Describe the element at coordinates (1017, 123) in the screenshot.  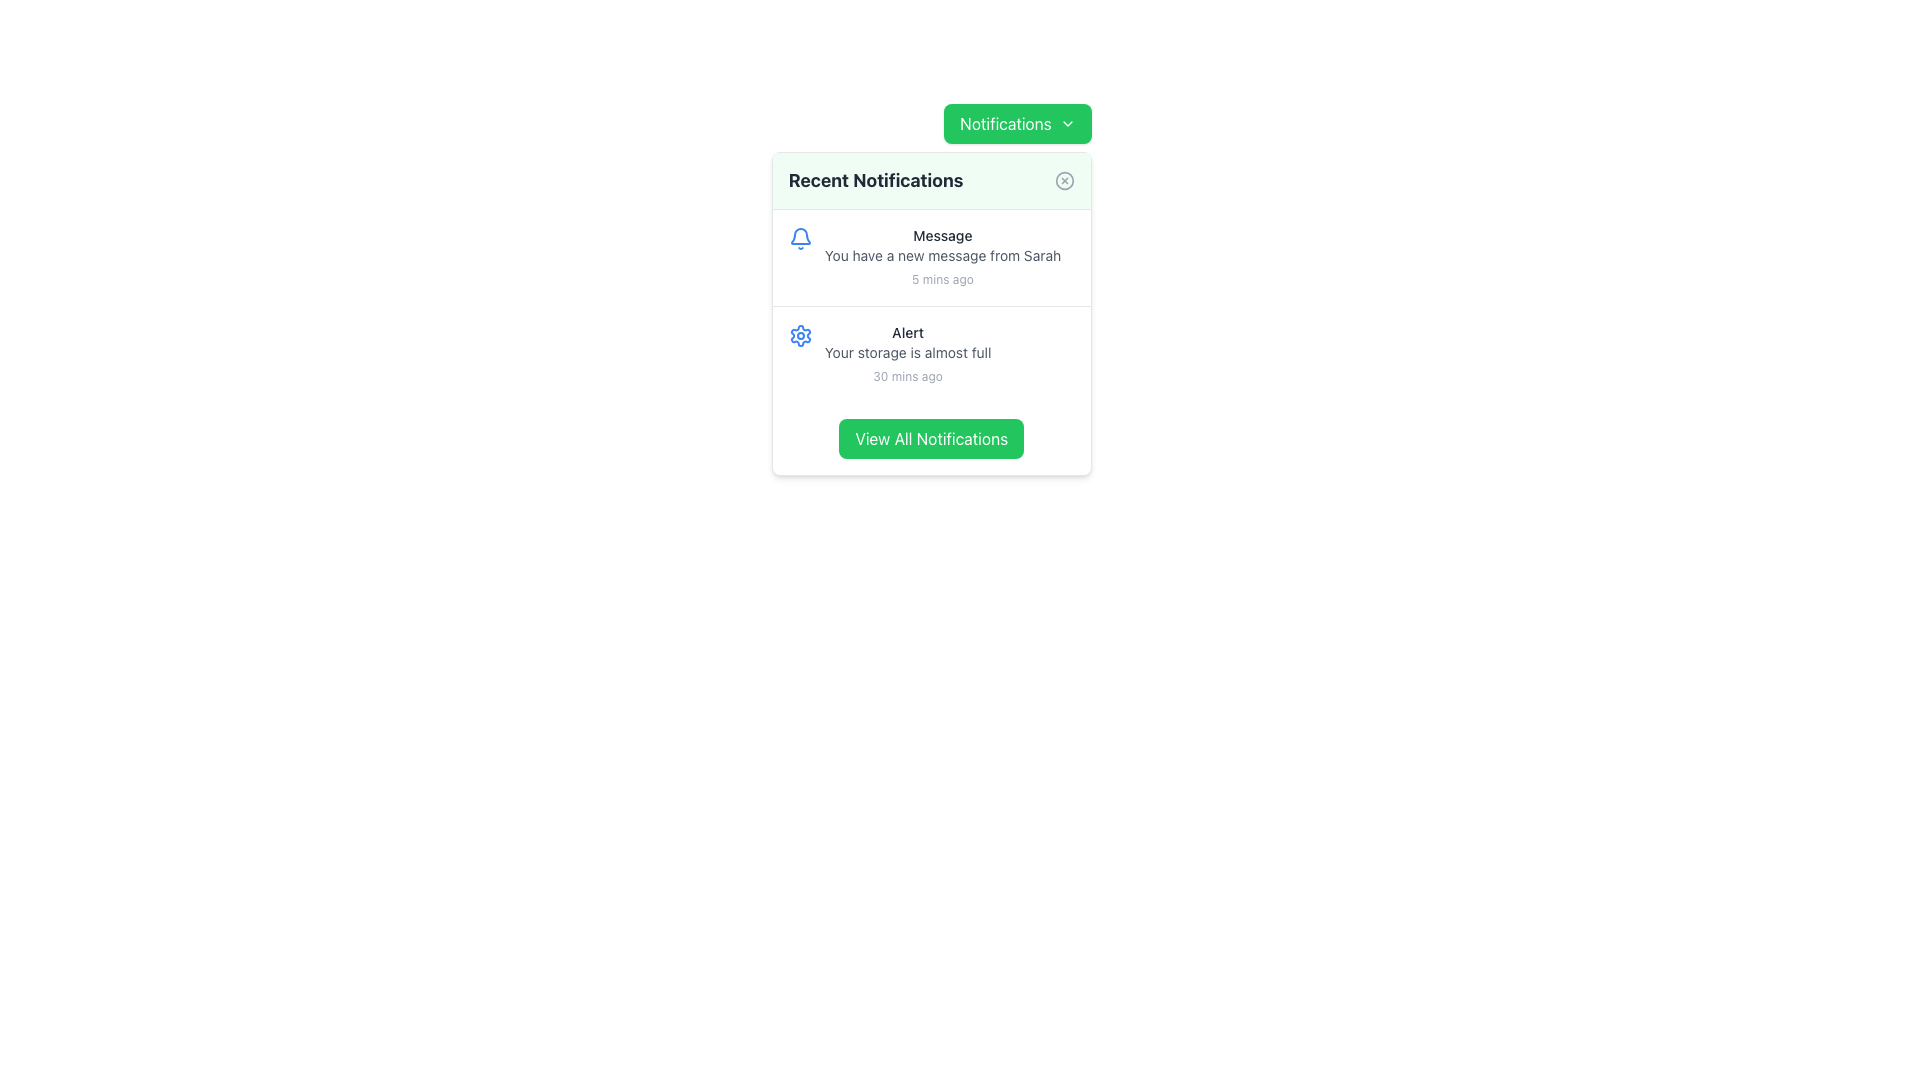
I see `the 'Notifications' button with a green background and white text, which serves as a dropdown trigger` at that location.